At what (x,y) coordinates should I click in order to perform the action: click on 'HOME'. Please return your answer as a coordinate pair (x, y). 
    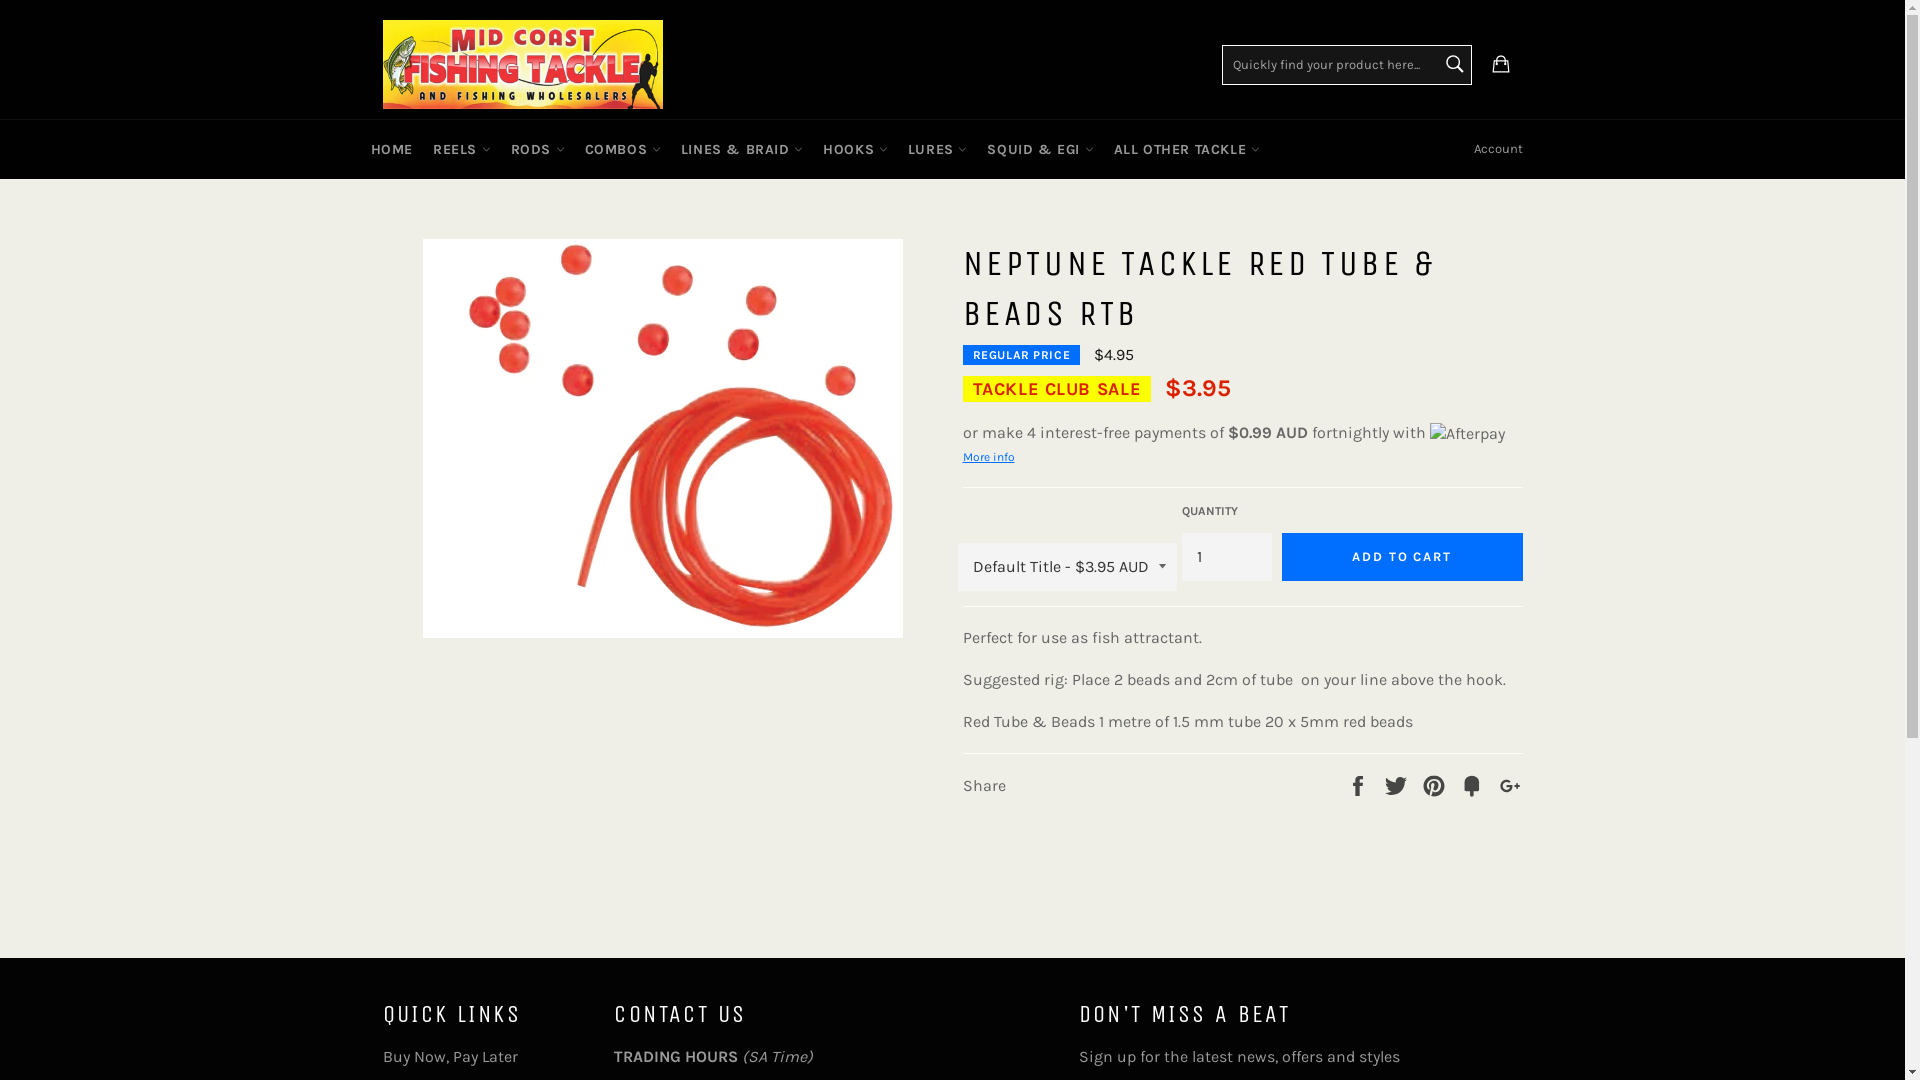
    Looking at the image, I should click on (390, 148).